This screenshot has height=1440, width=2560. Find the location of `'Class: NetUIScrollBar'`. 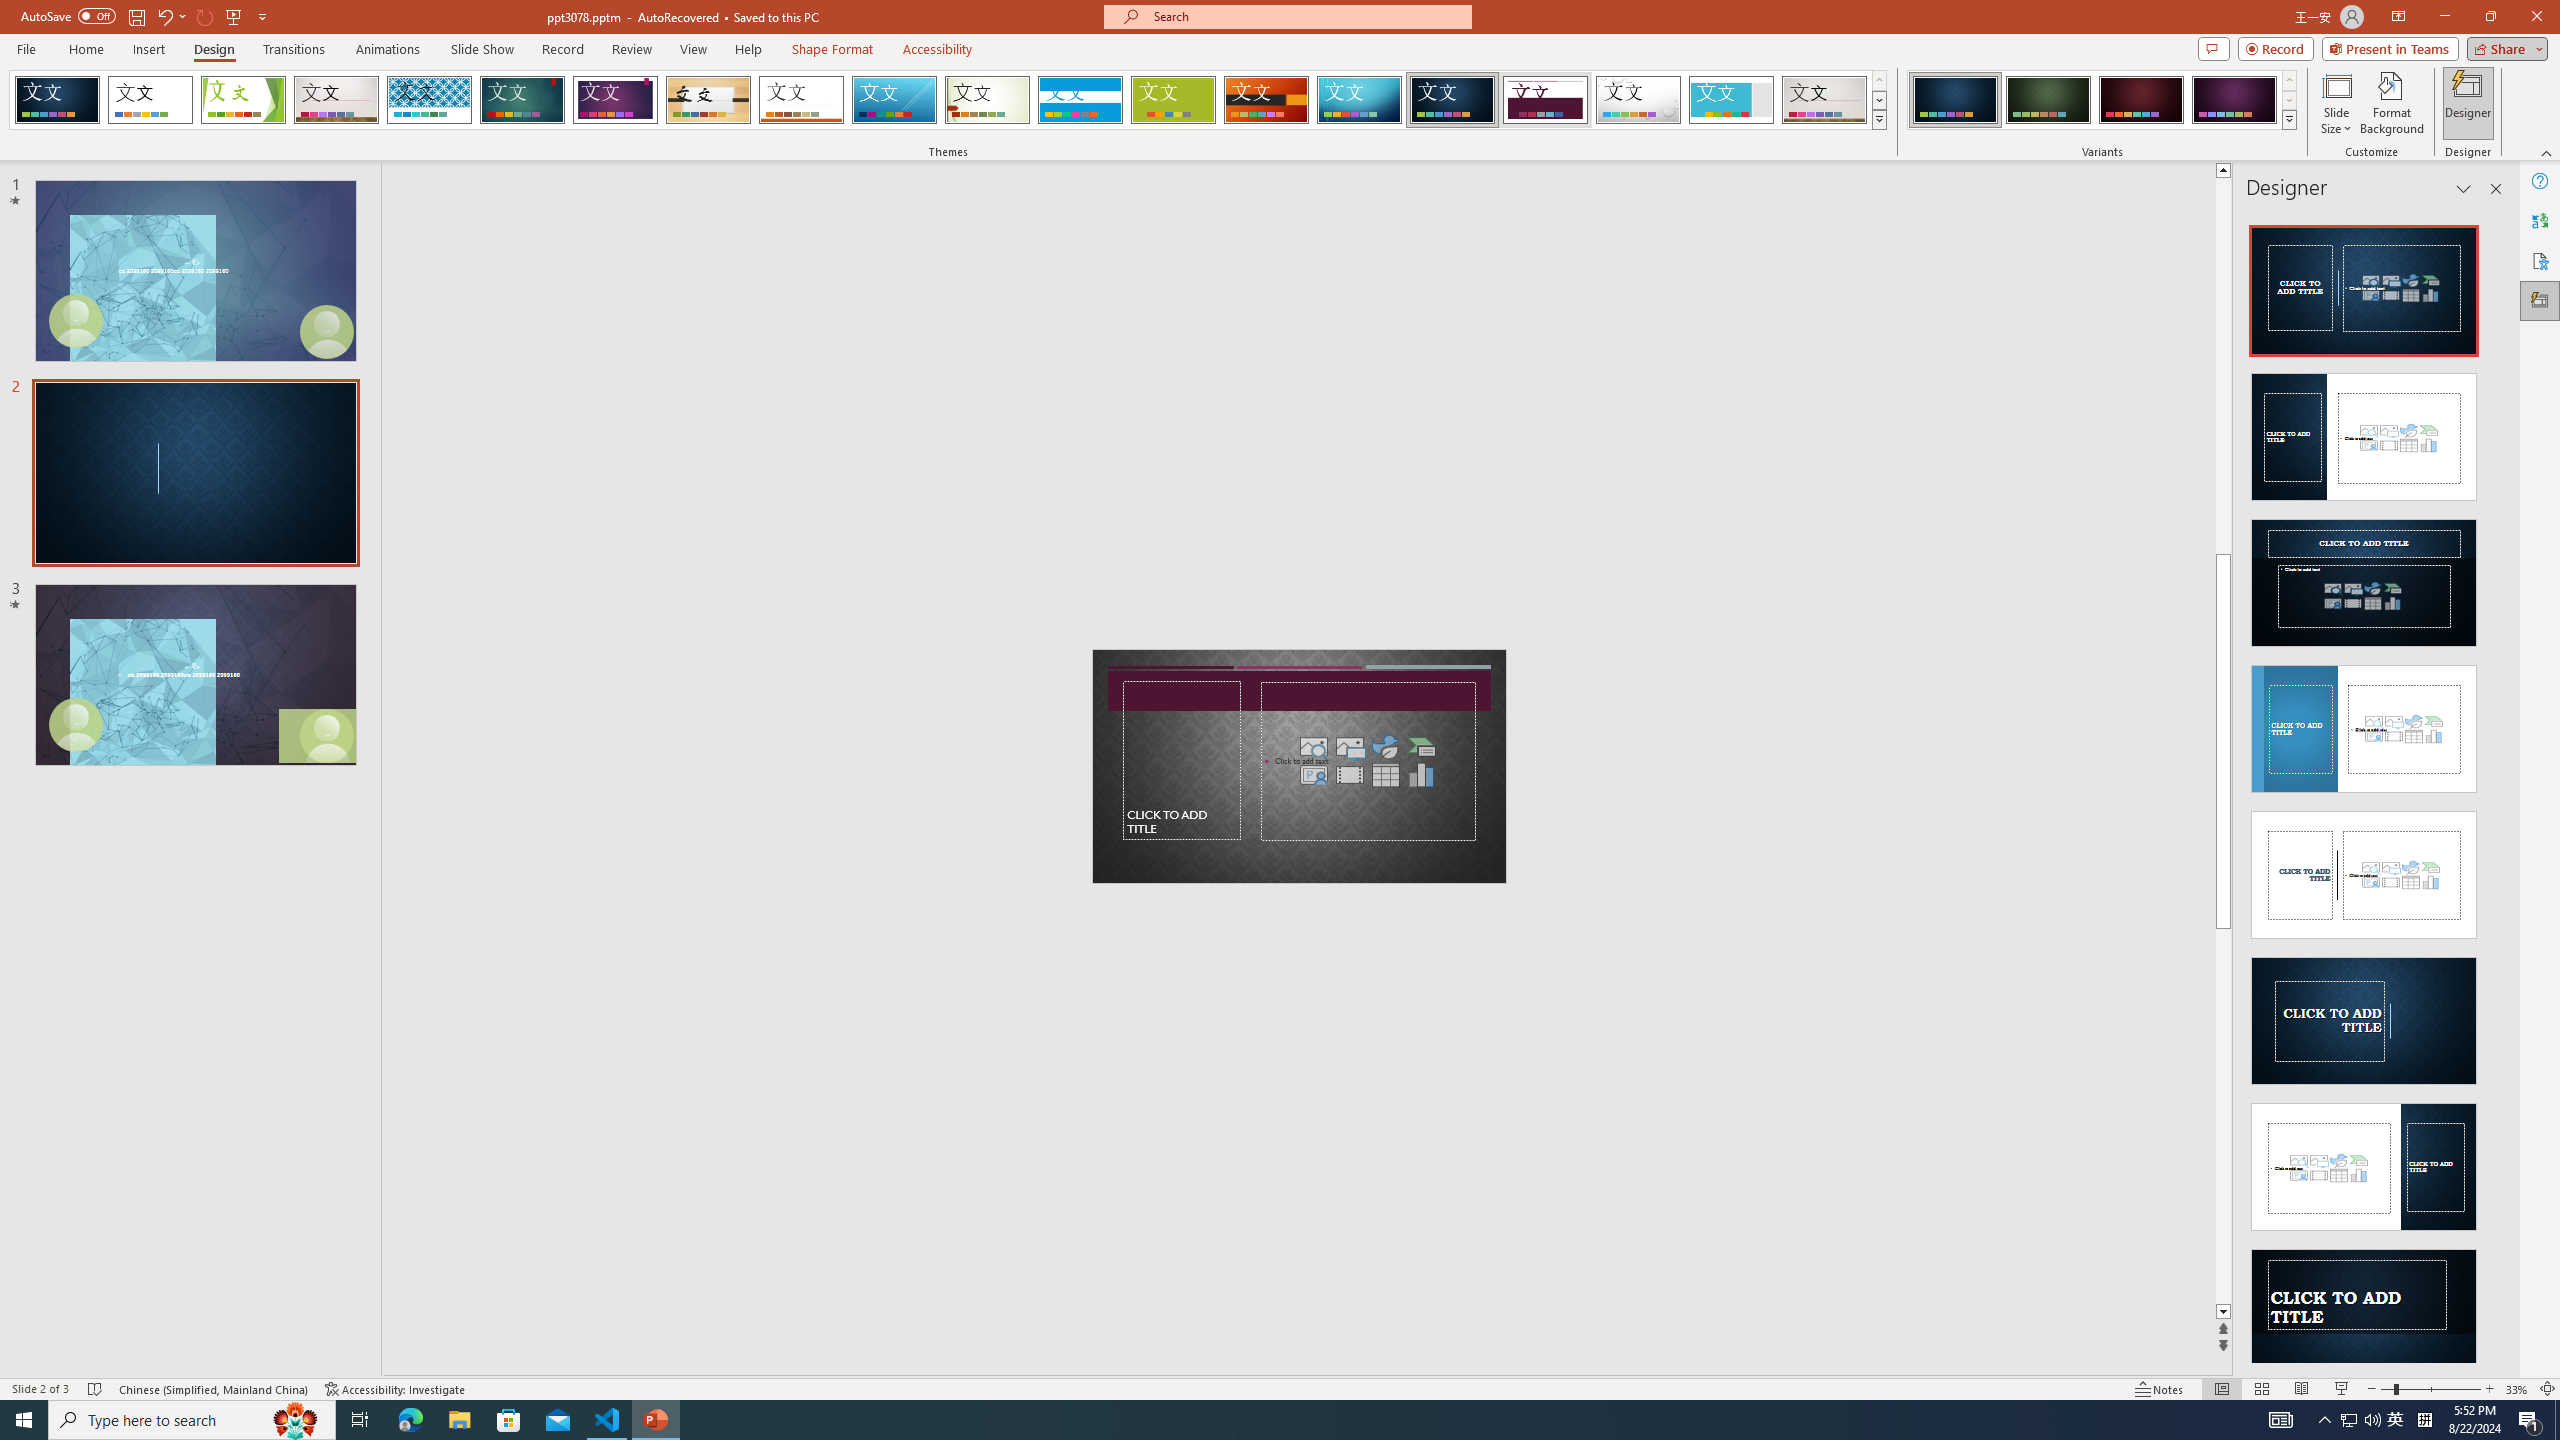

'Class: NetUIScrollBar' is located at coordinates (2494, 786).